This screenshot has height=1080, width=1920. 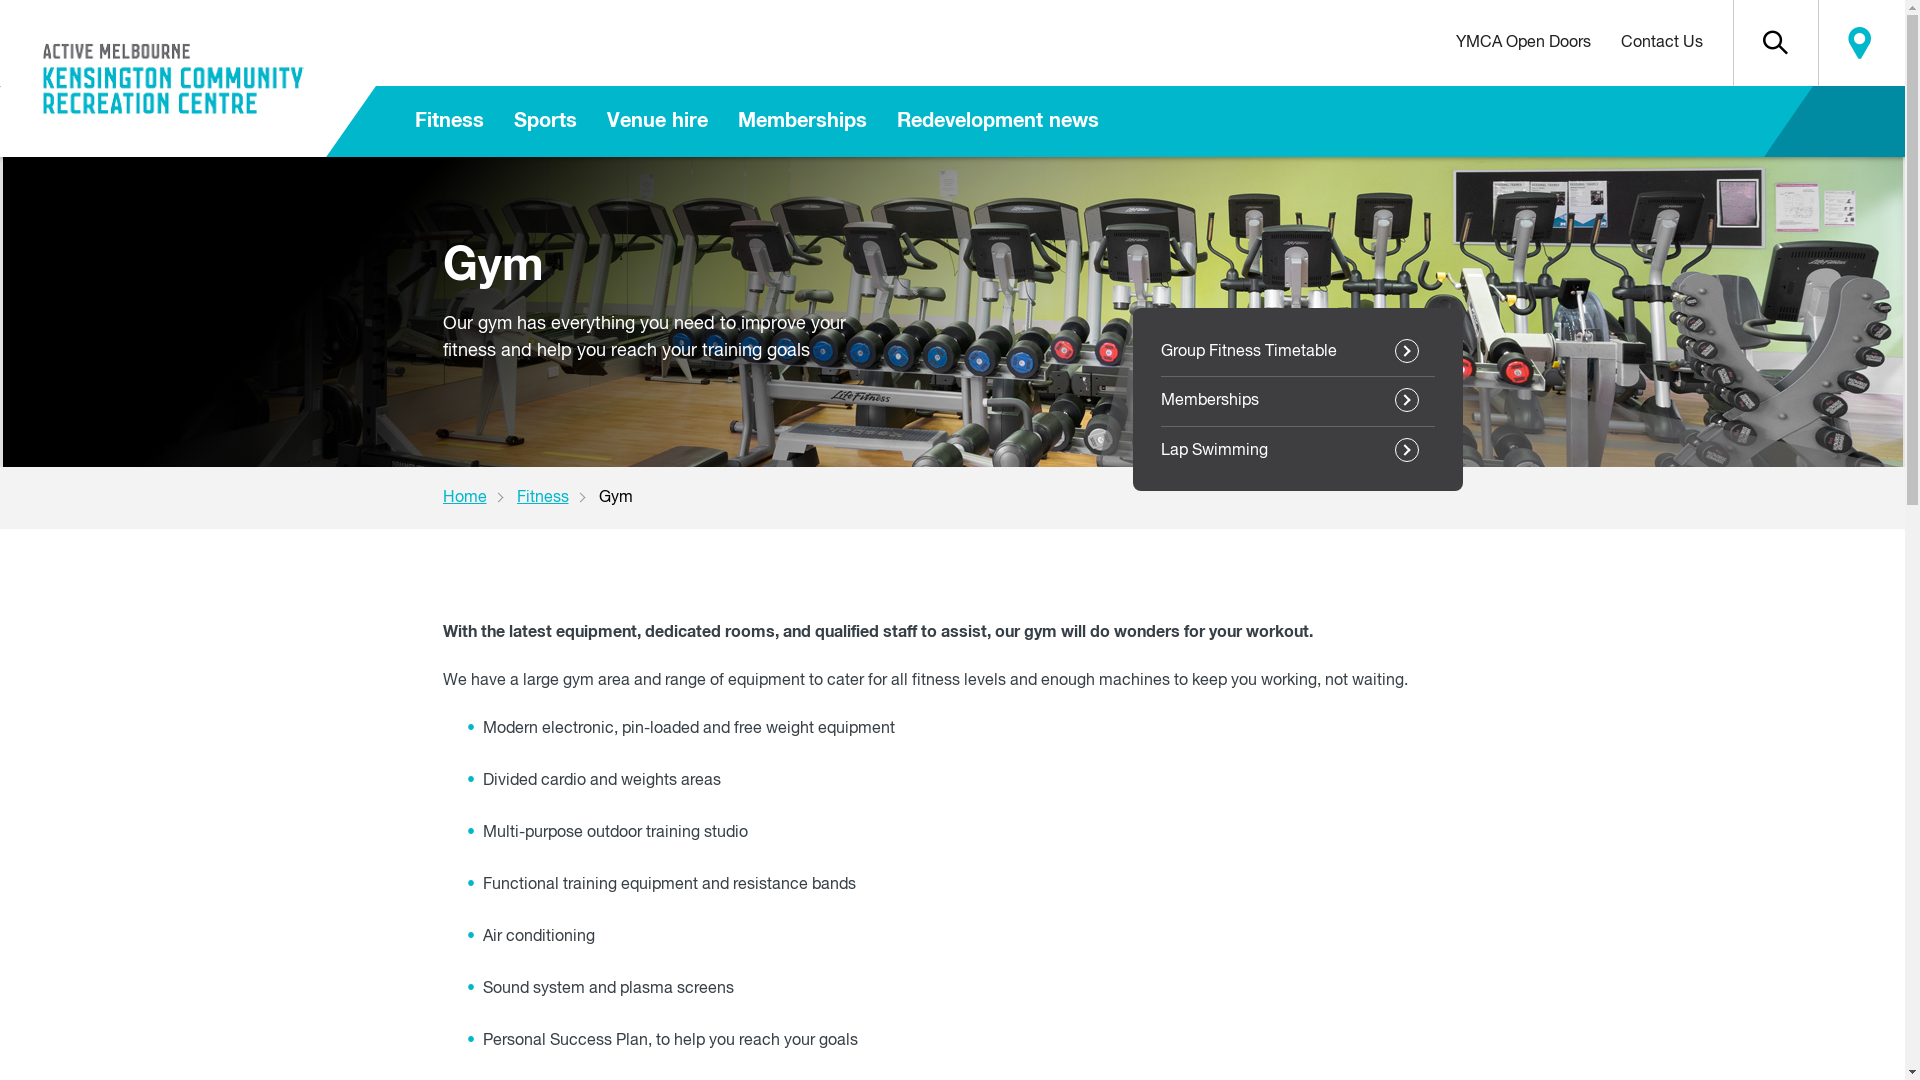 I want to click on 'Venue hire', so click(x=657, y=121).